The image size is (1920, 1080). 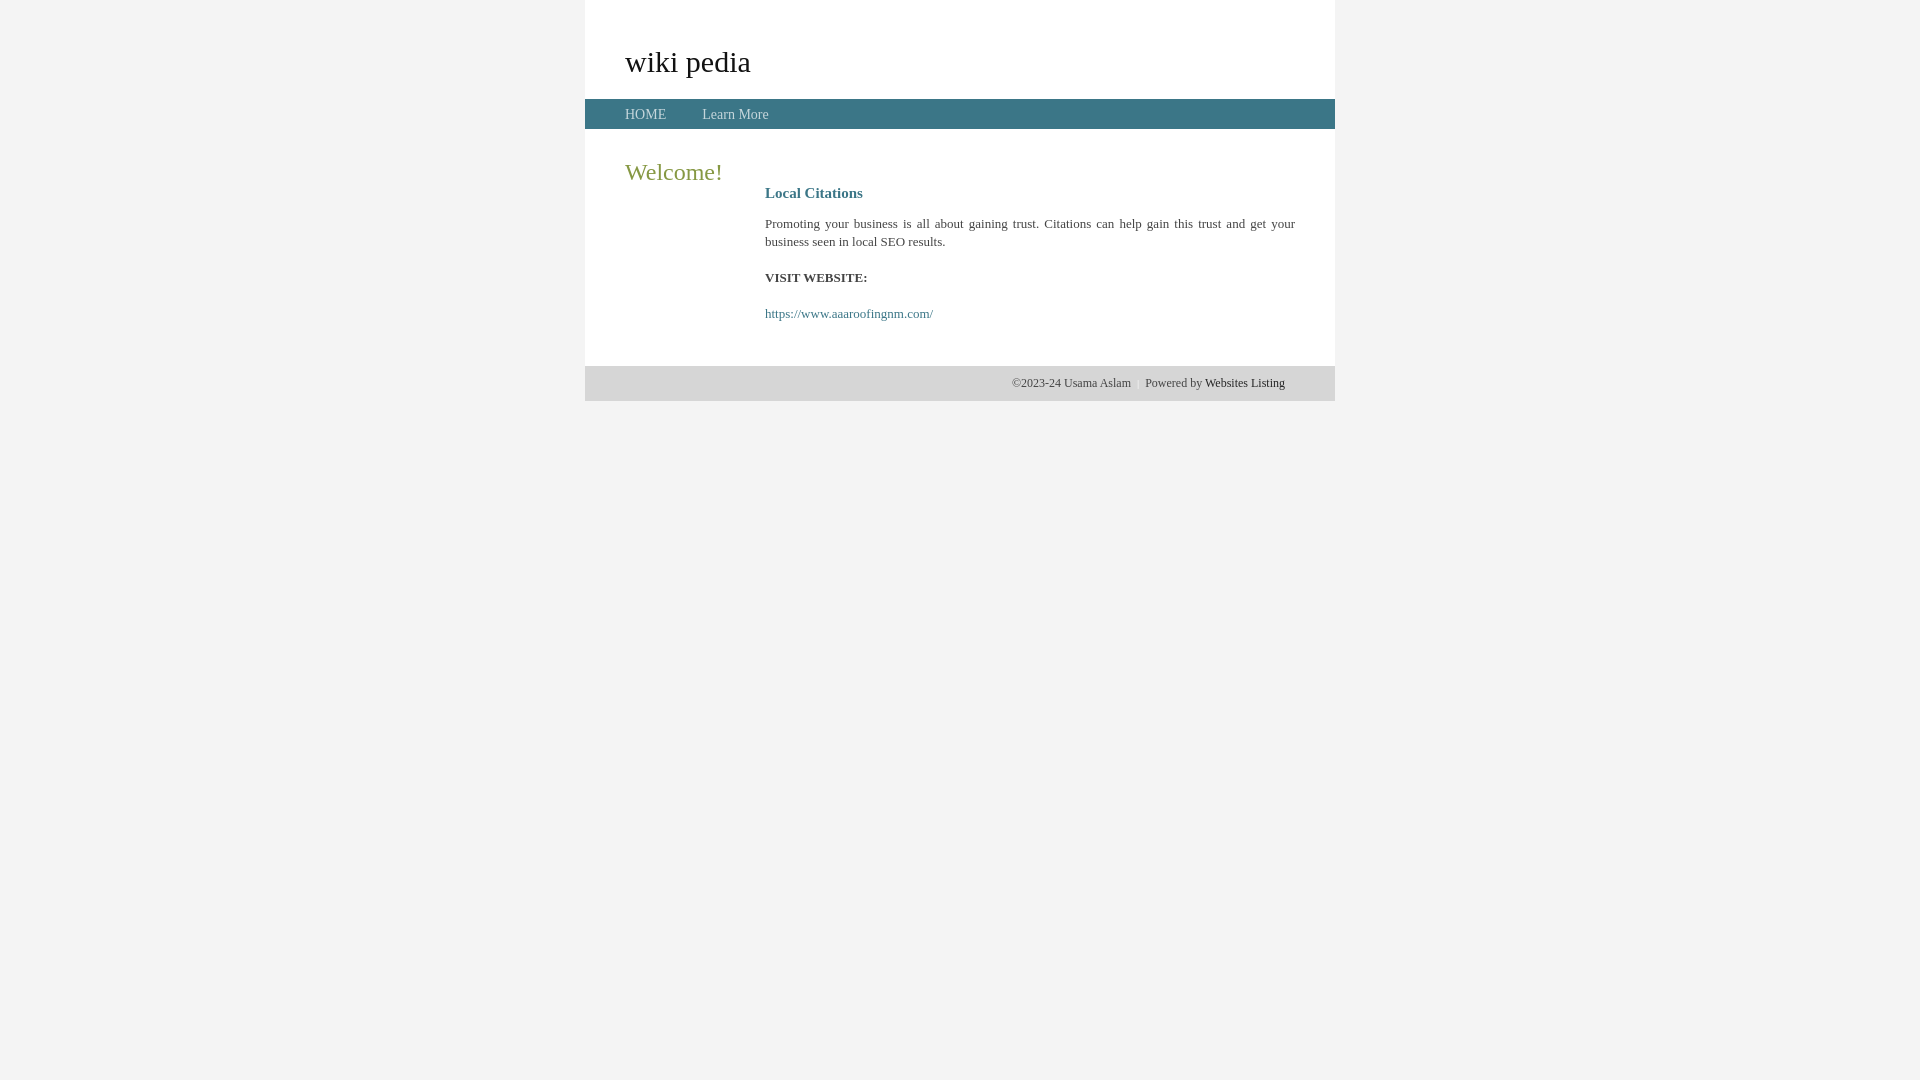 I want to click on 'https://www.aaaroofingnm.com/', so click(x=763, y=313).